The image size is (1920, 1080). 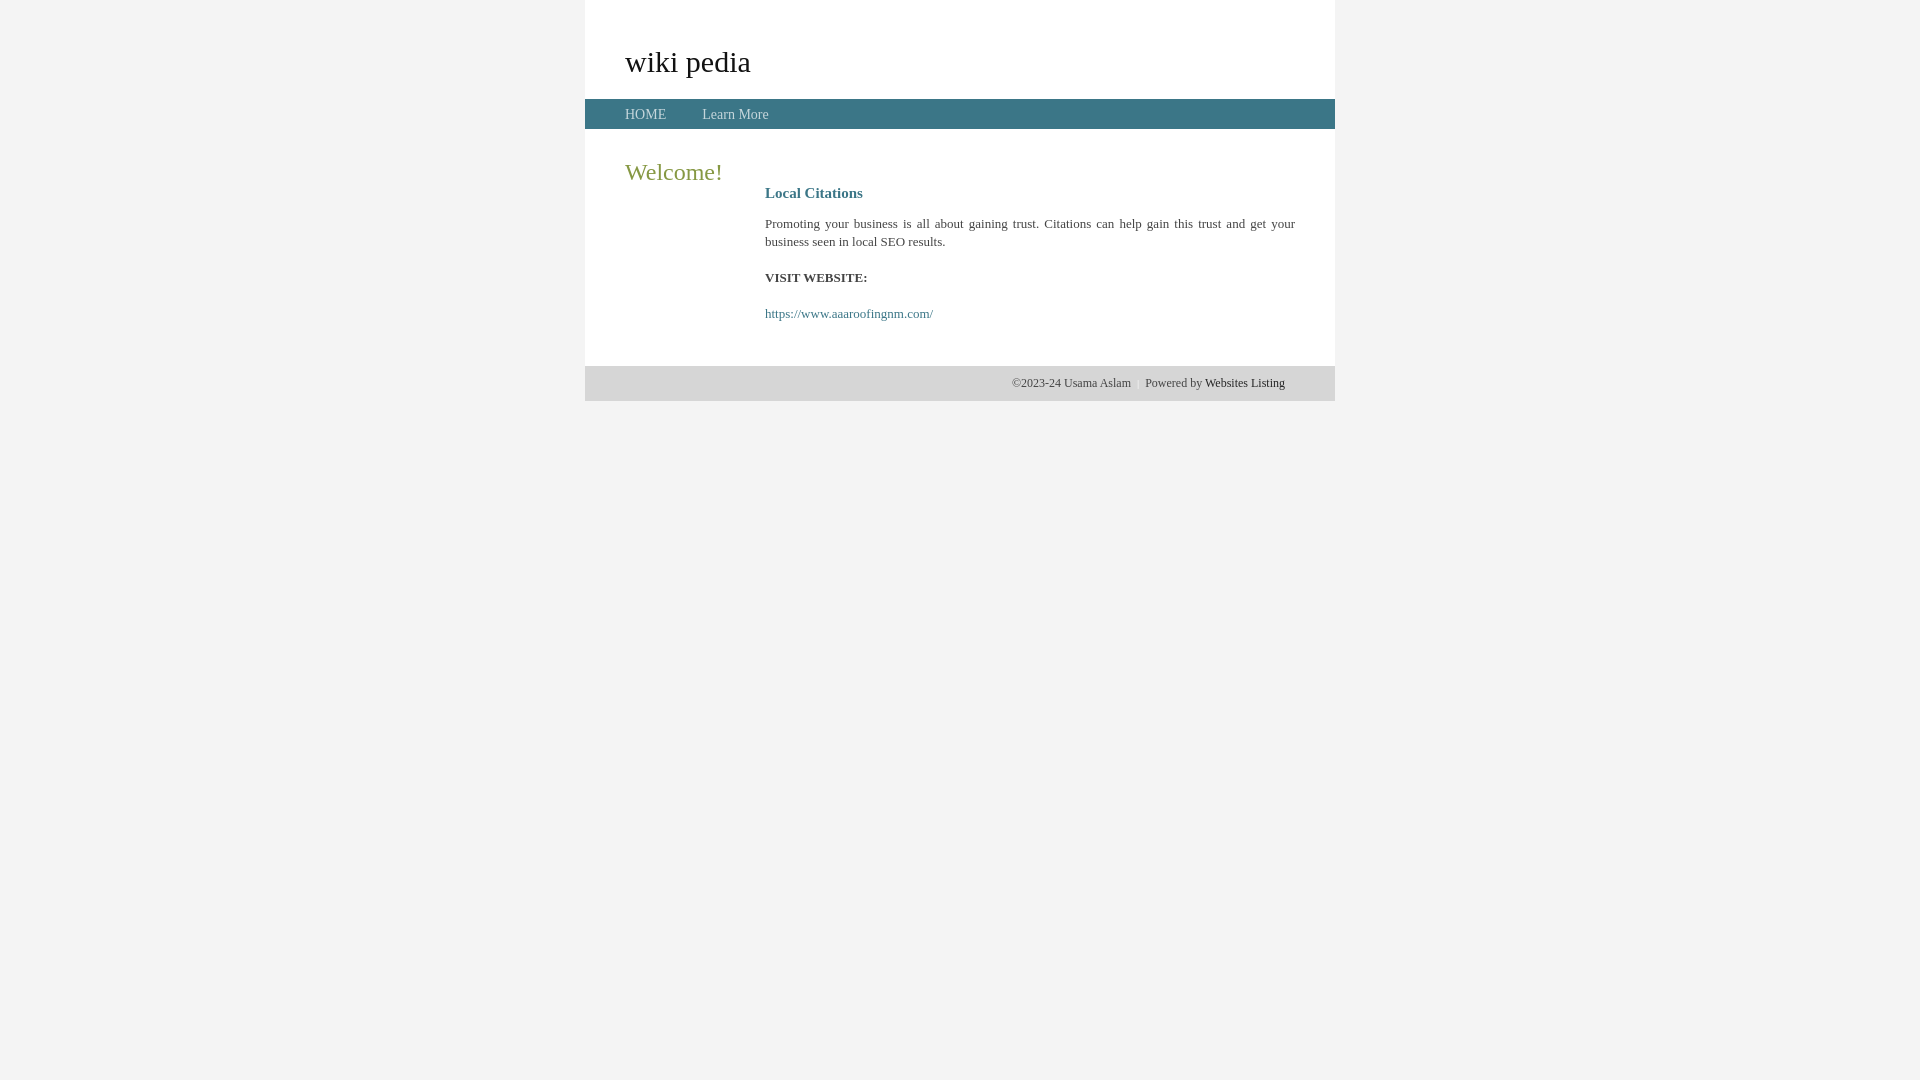 I want to click on 'https://www.aaaroofingnm.com/', so click(x=763, y=313).